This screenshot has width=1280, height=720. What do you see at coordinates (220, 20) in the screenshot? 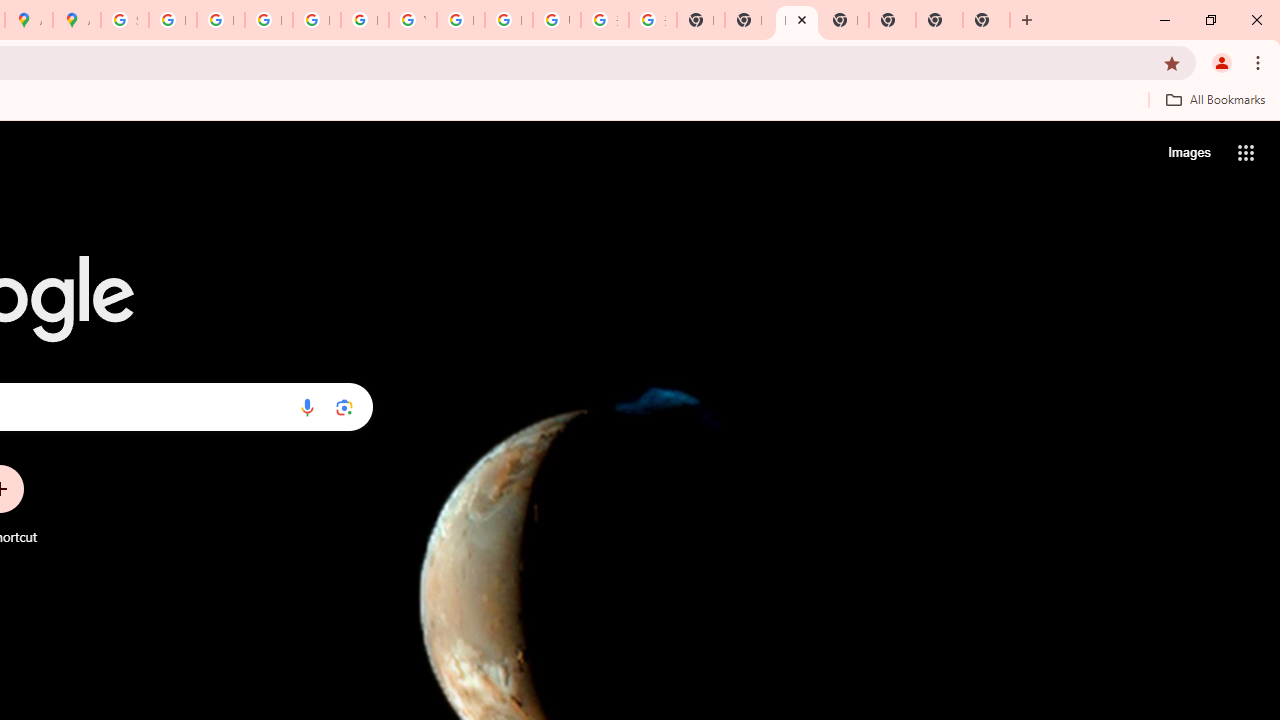
I see `'Privacy Help Center - Policies Help'` at bounding box center [220, 20].